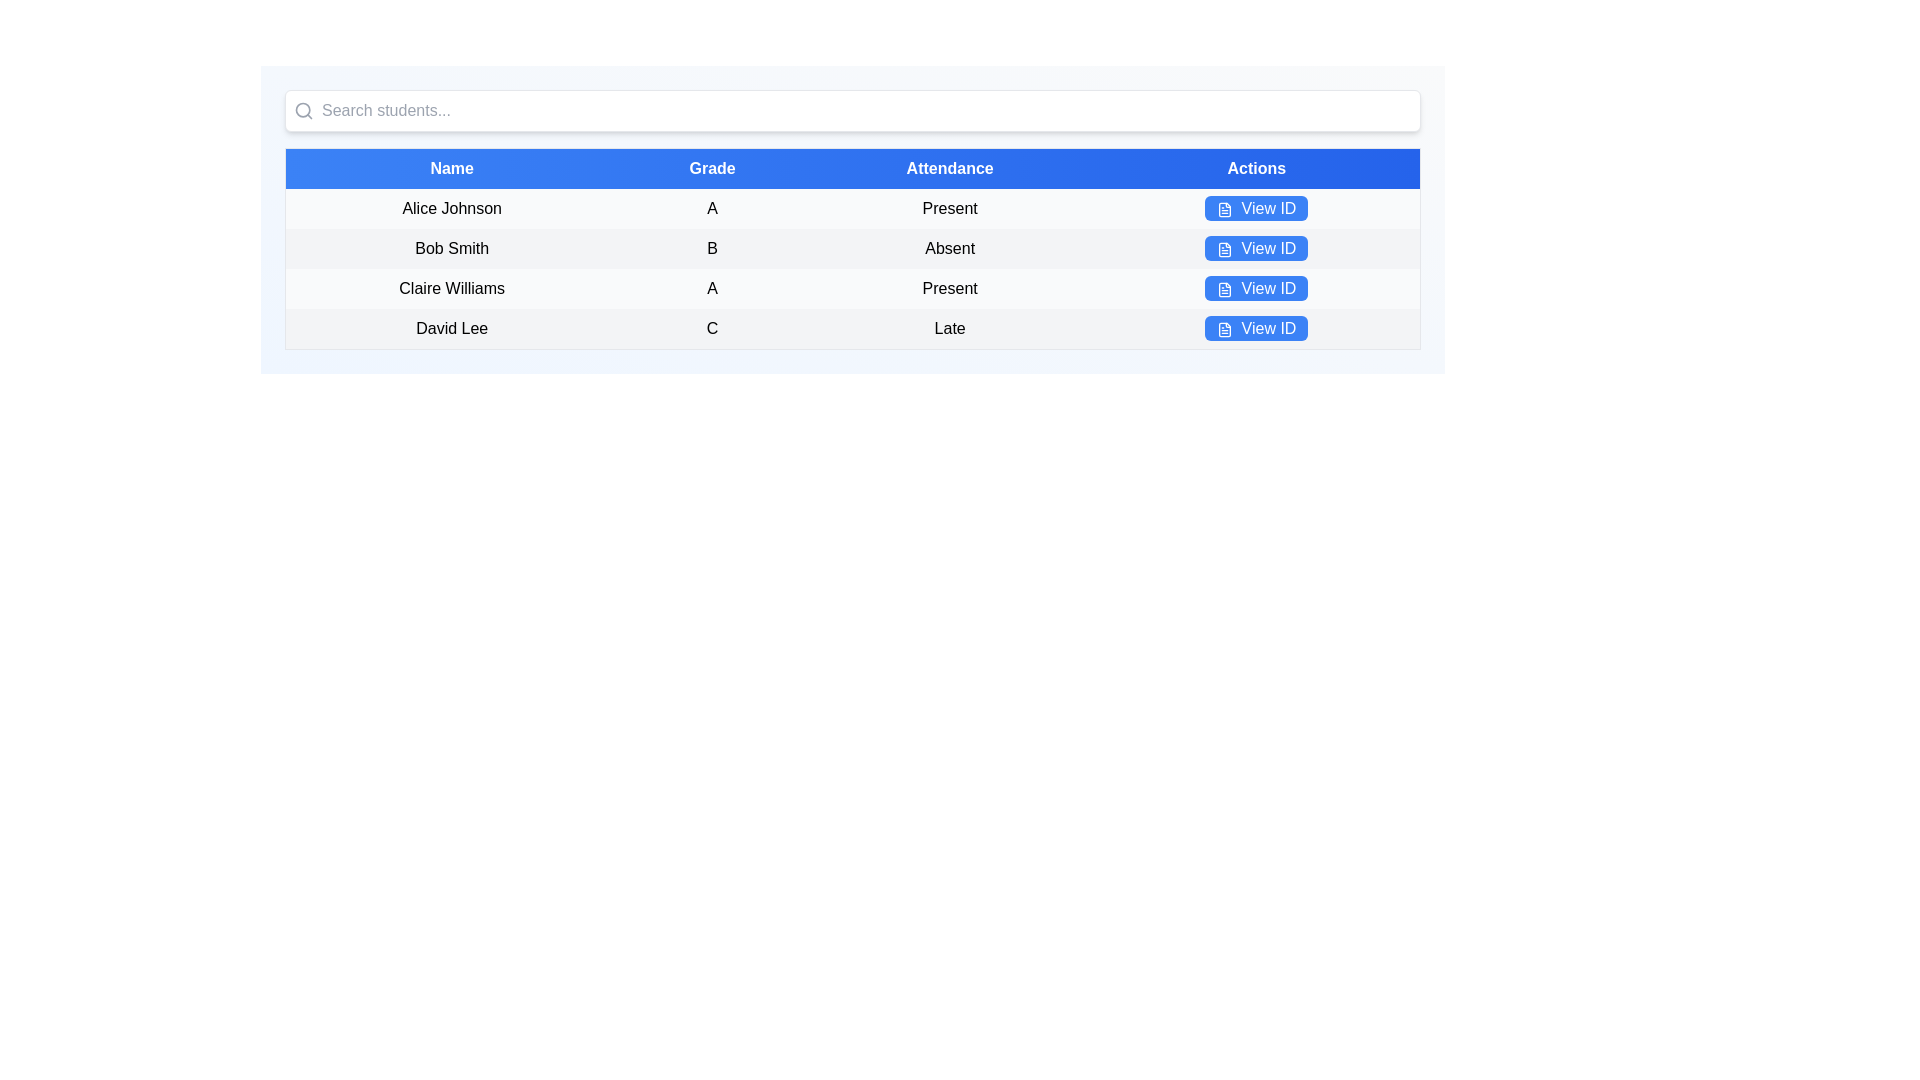 This screenshot has height=1080, width=1920. I want to click on the table row displaying information about 'Claire Williams', which includes the name, grade, attendance status, and an actionable button labeled 'View ID', so click(853, 289).